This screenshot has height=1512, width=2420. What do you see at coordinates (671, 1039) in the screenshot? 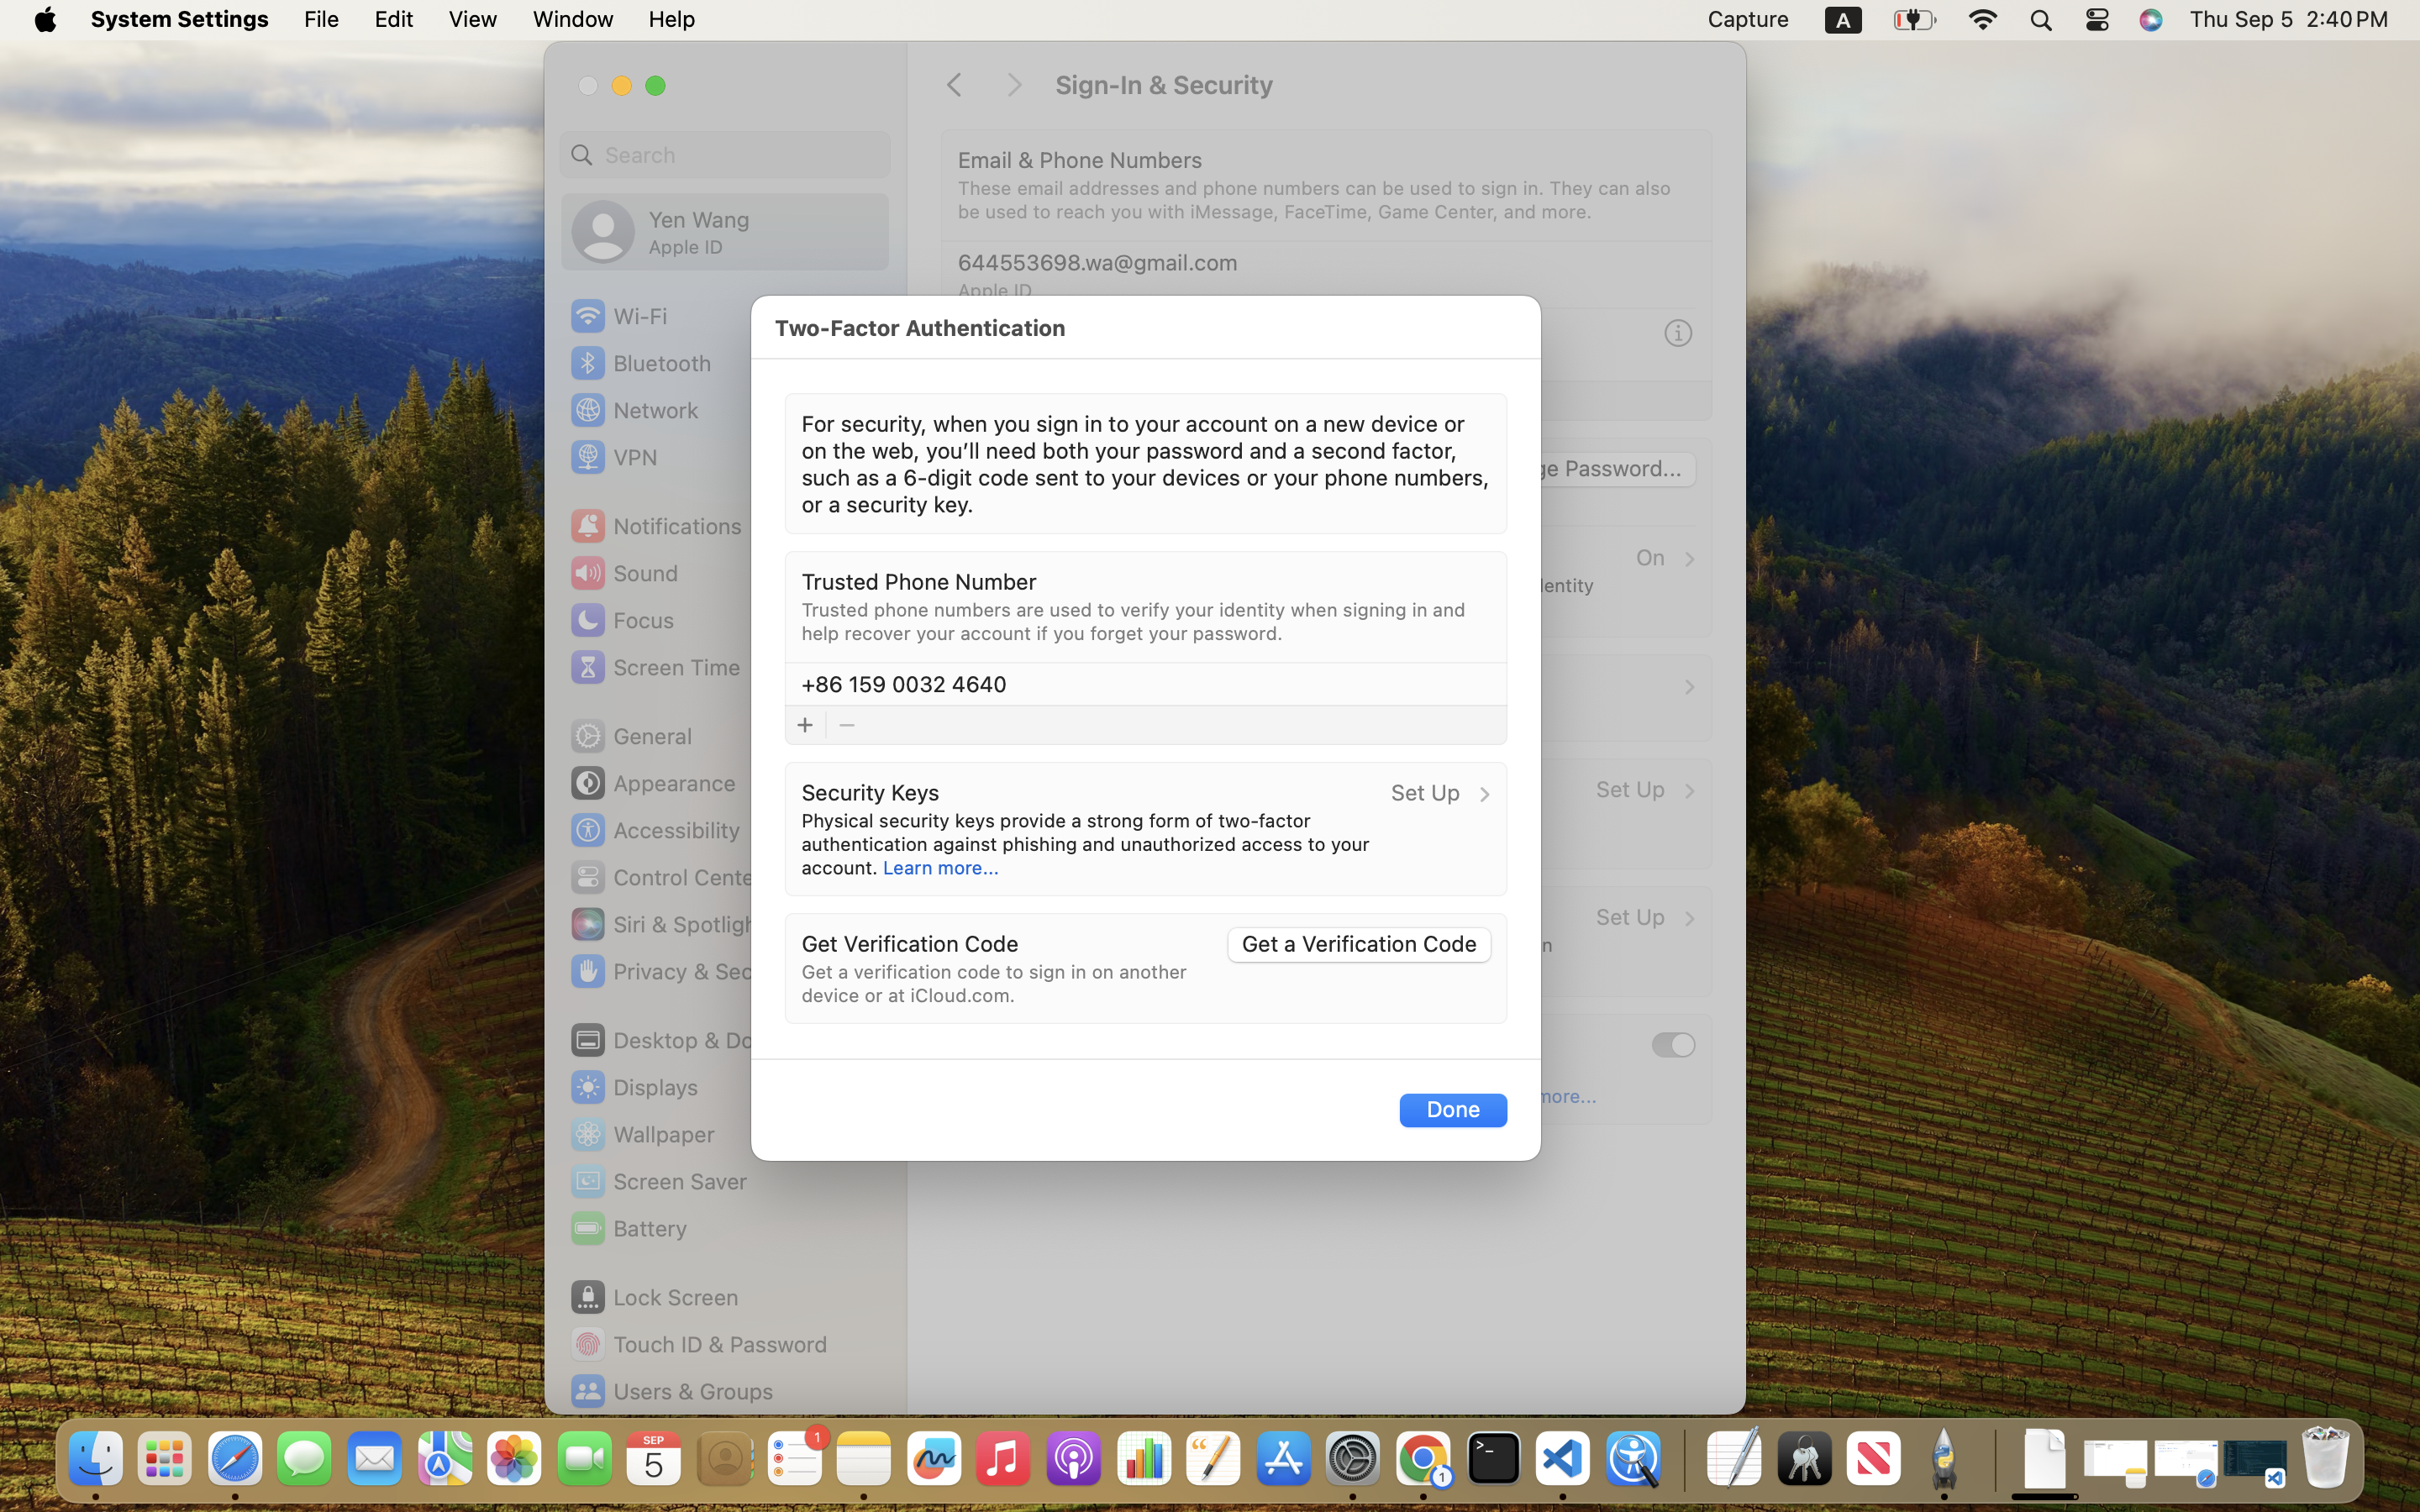
I see `'Desktop & Dock'` at bounding box center [671, 1039].